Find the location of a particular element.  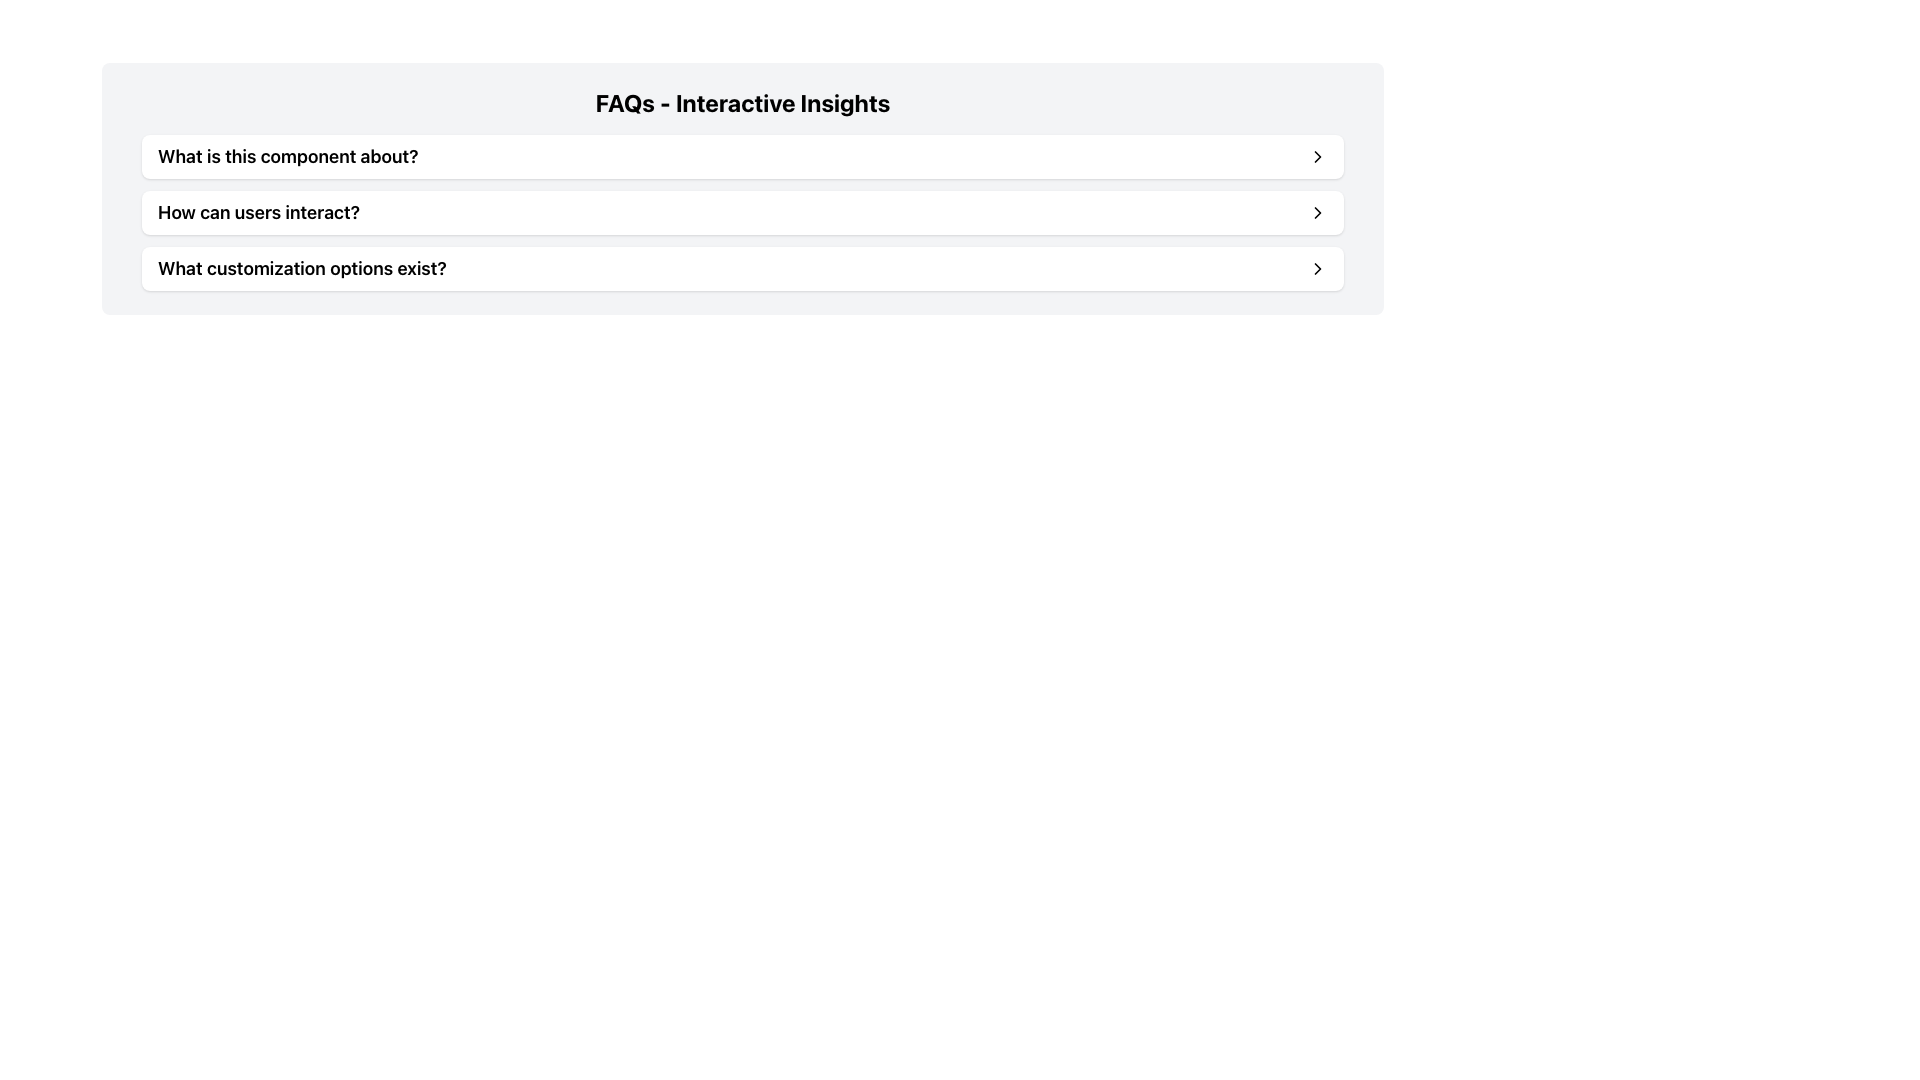

the FAQ header text located in the middle row of the FAQ items list, which summarizes the content or question is located at coordinates (258, 212).